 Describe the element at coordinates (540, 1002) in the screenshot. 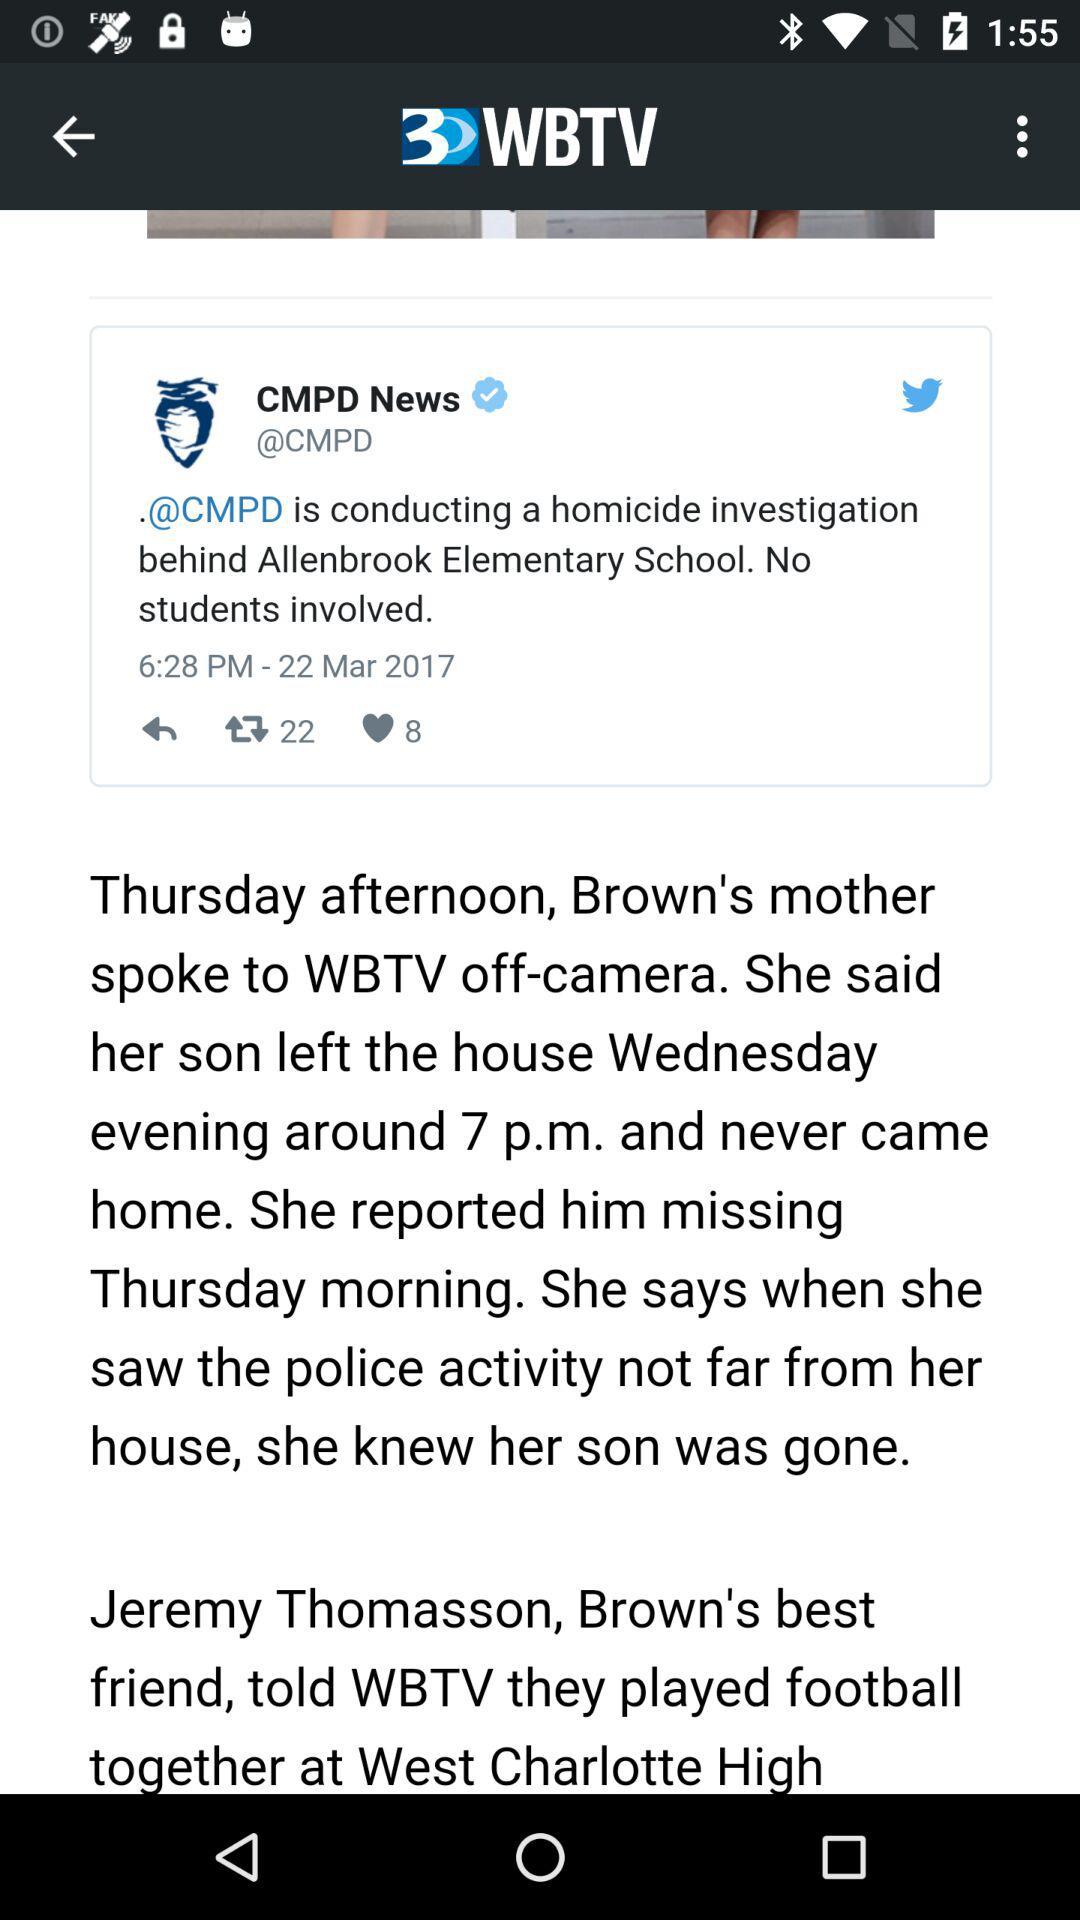

I see `colour pinter` at that location.